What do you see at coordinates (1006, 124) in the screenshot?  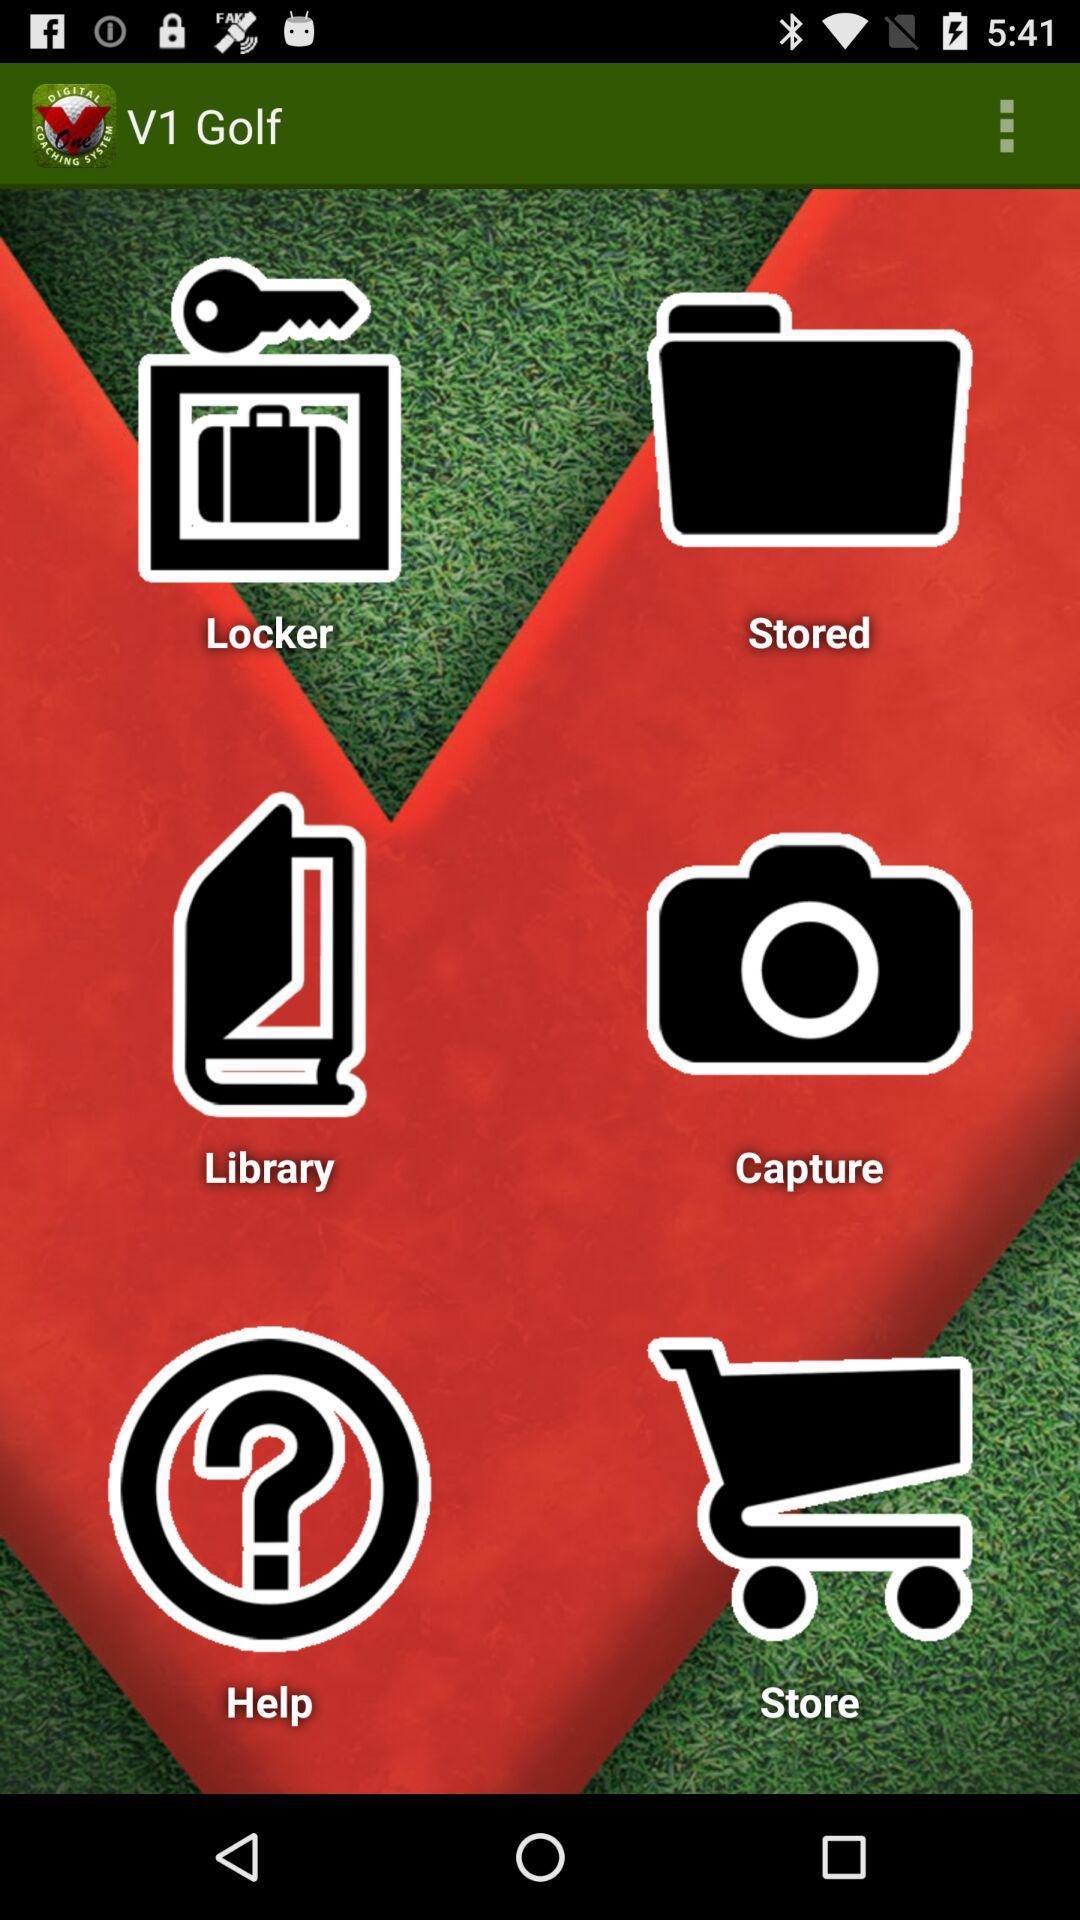 I see `icon next to v1 golf icon` at bounding box center [1006, 124].